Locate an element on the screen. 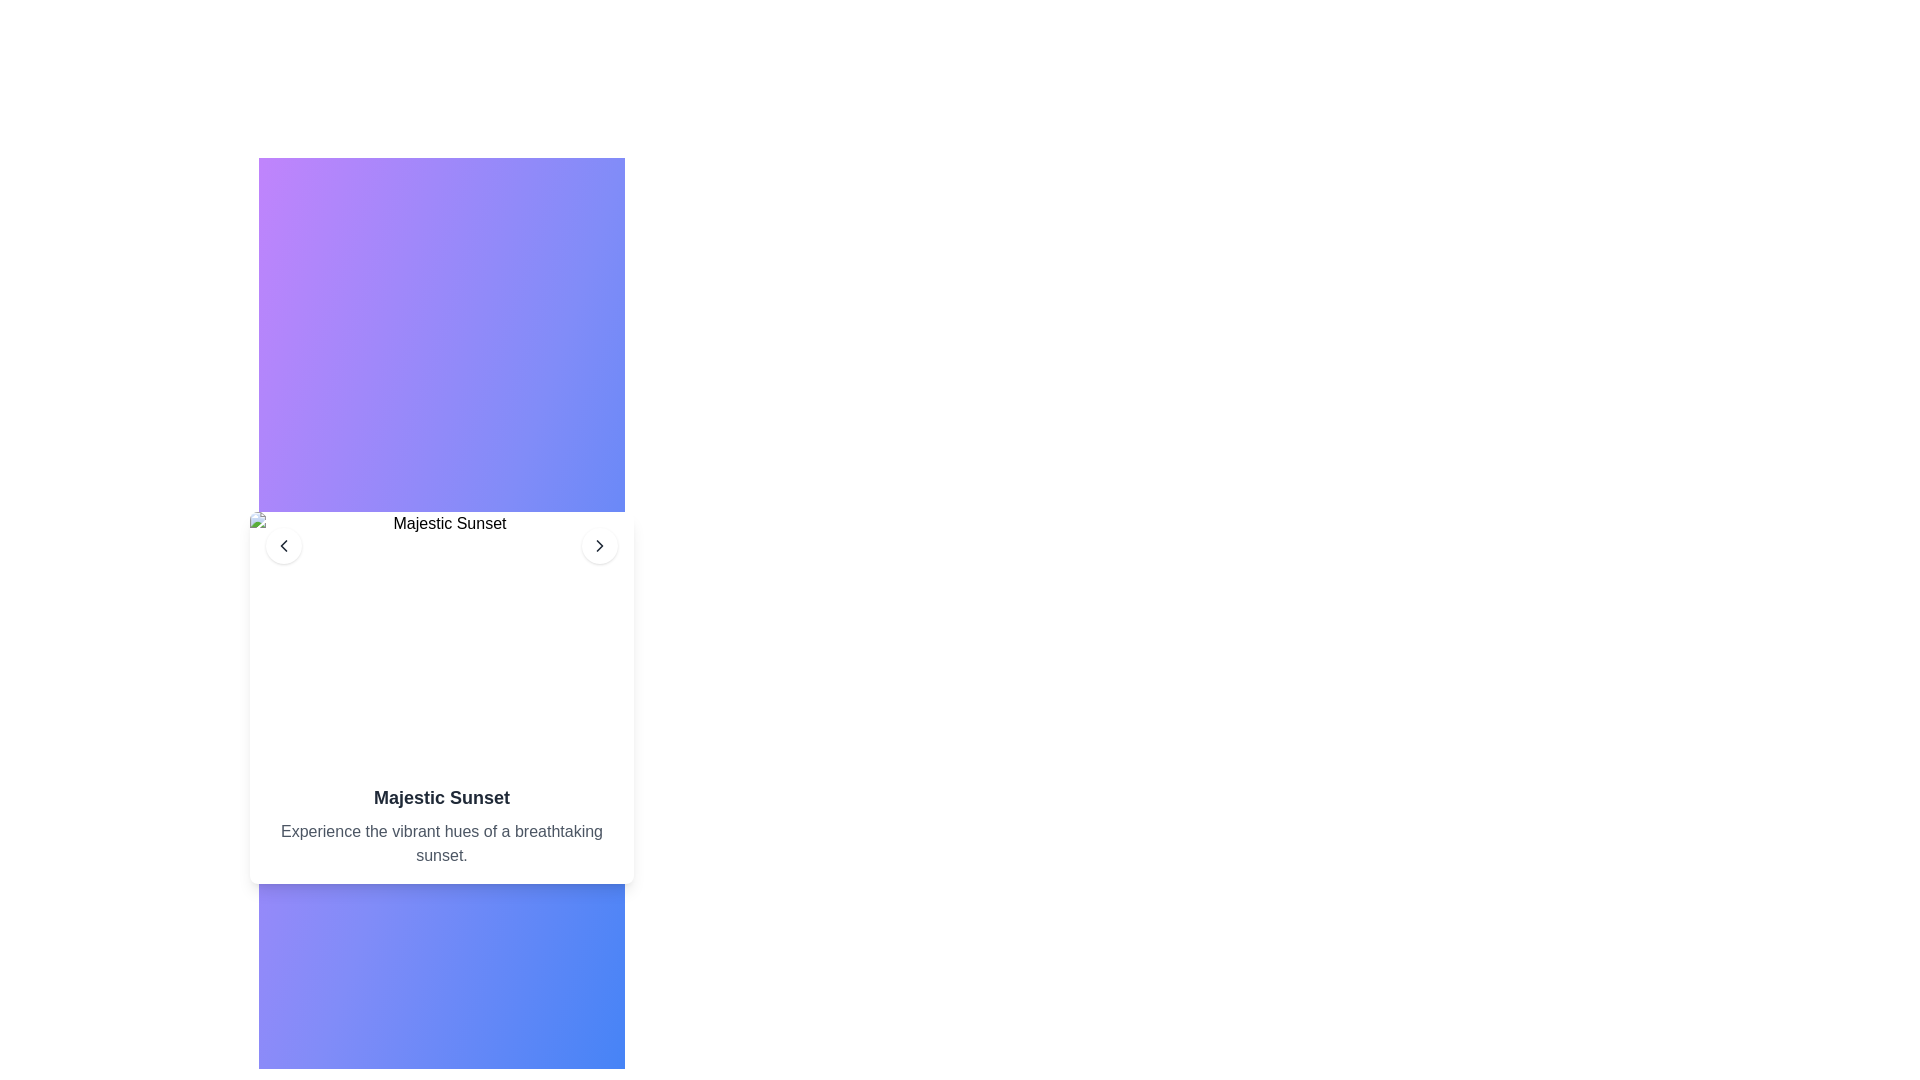 The image size is (1920, 1080). the circular white button with a chevron icon located at the top-right corner of the card interface is located at coordinates (599, 546).